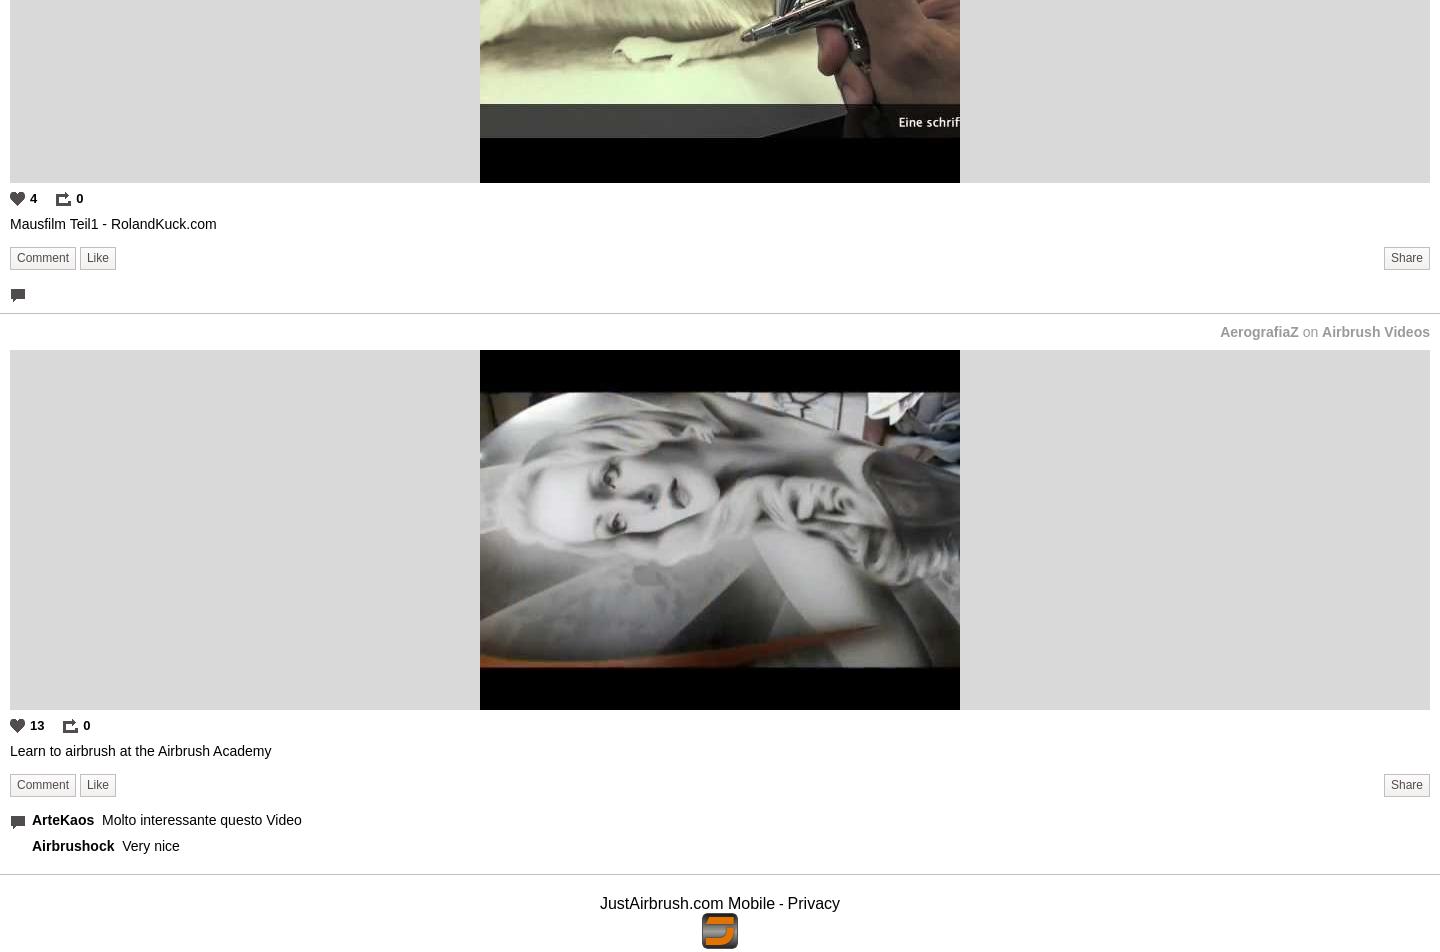 This screenshot has height=952, width=1440. I want to click on 'ArteKaos', so click(63, 819).